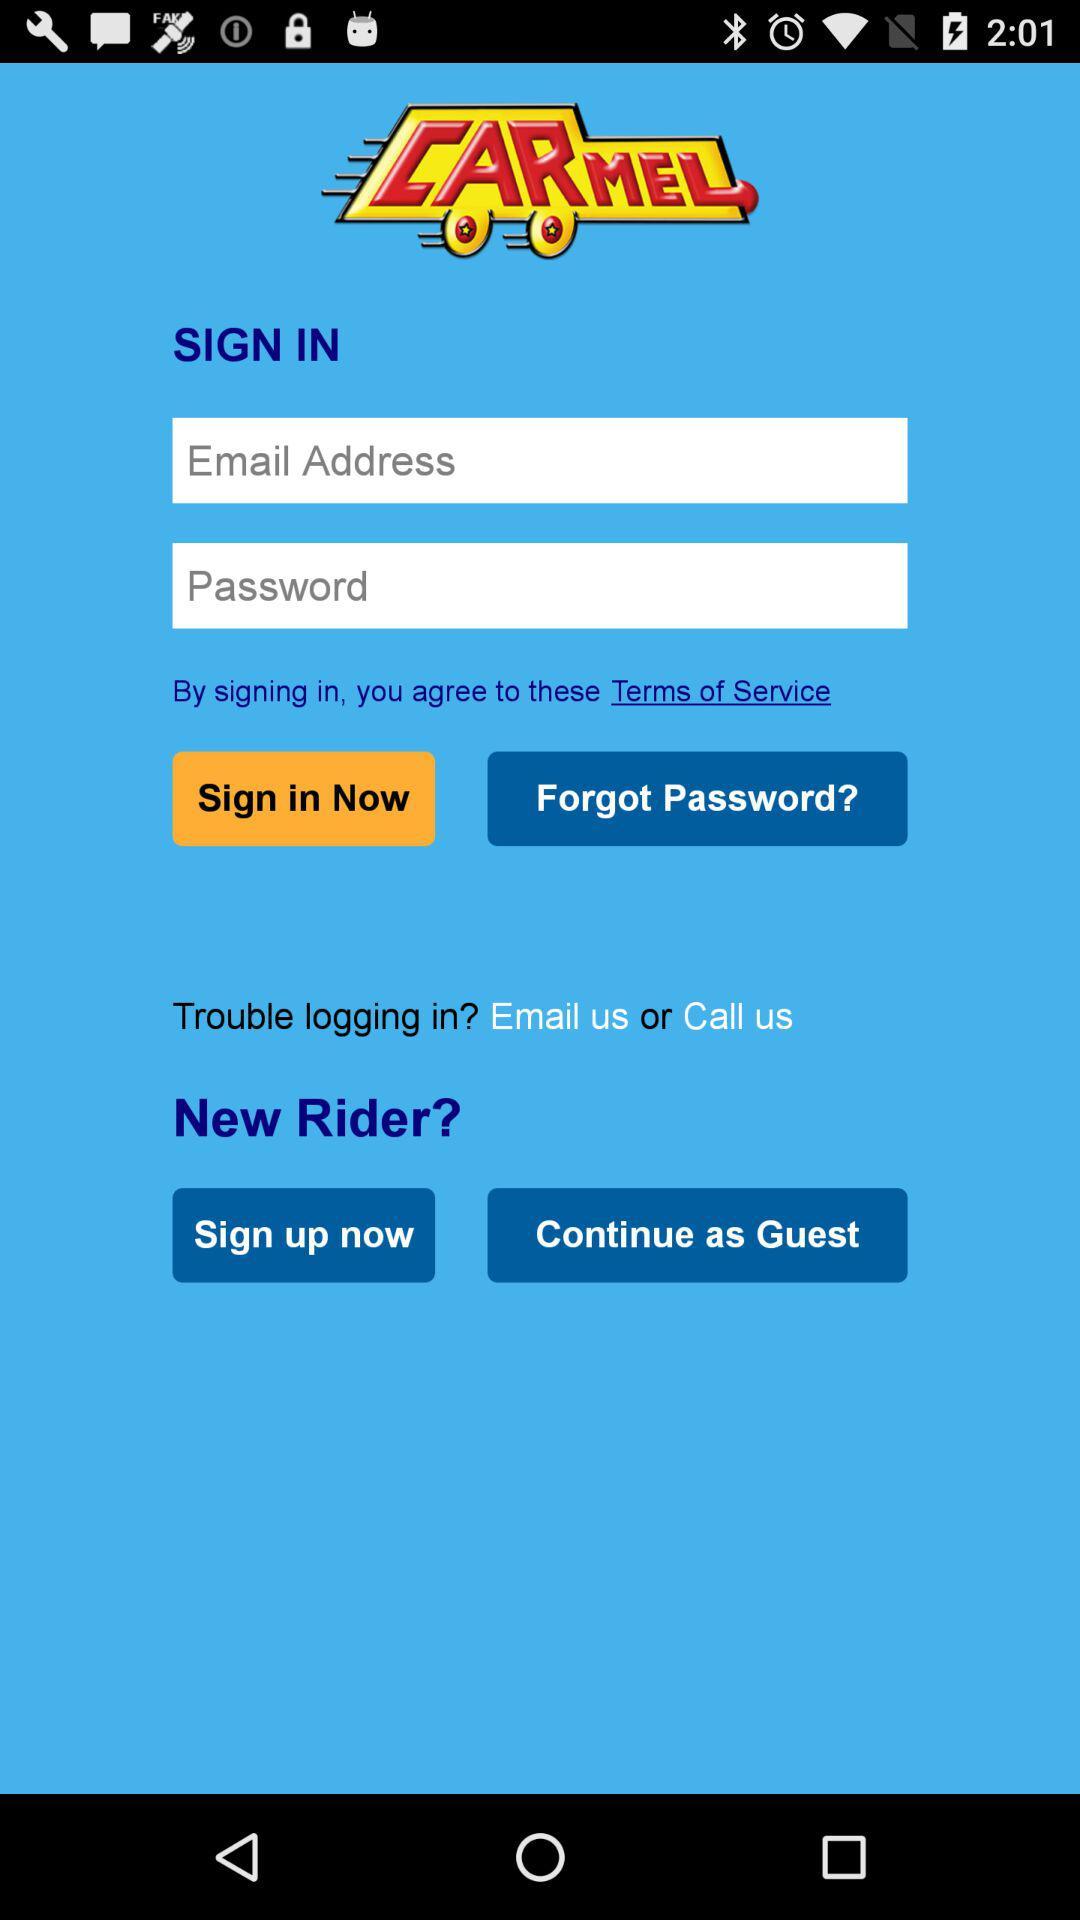 Image resolution: width=1080 pixels, height=1920 pixels. What do you see at coordinates (737, 1015) in the screenshot?
I see `call us  item` at bounding box center [737, 1015].